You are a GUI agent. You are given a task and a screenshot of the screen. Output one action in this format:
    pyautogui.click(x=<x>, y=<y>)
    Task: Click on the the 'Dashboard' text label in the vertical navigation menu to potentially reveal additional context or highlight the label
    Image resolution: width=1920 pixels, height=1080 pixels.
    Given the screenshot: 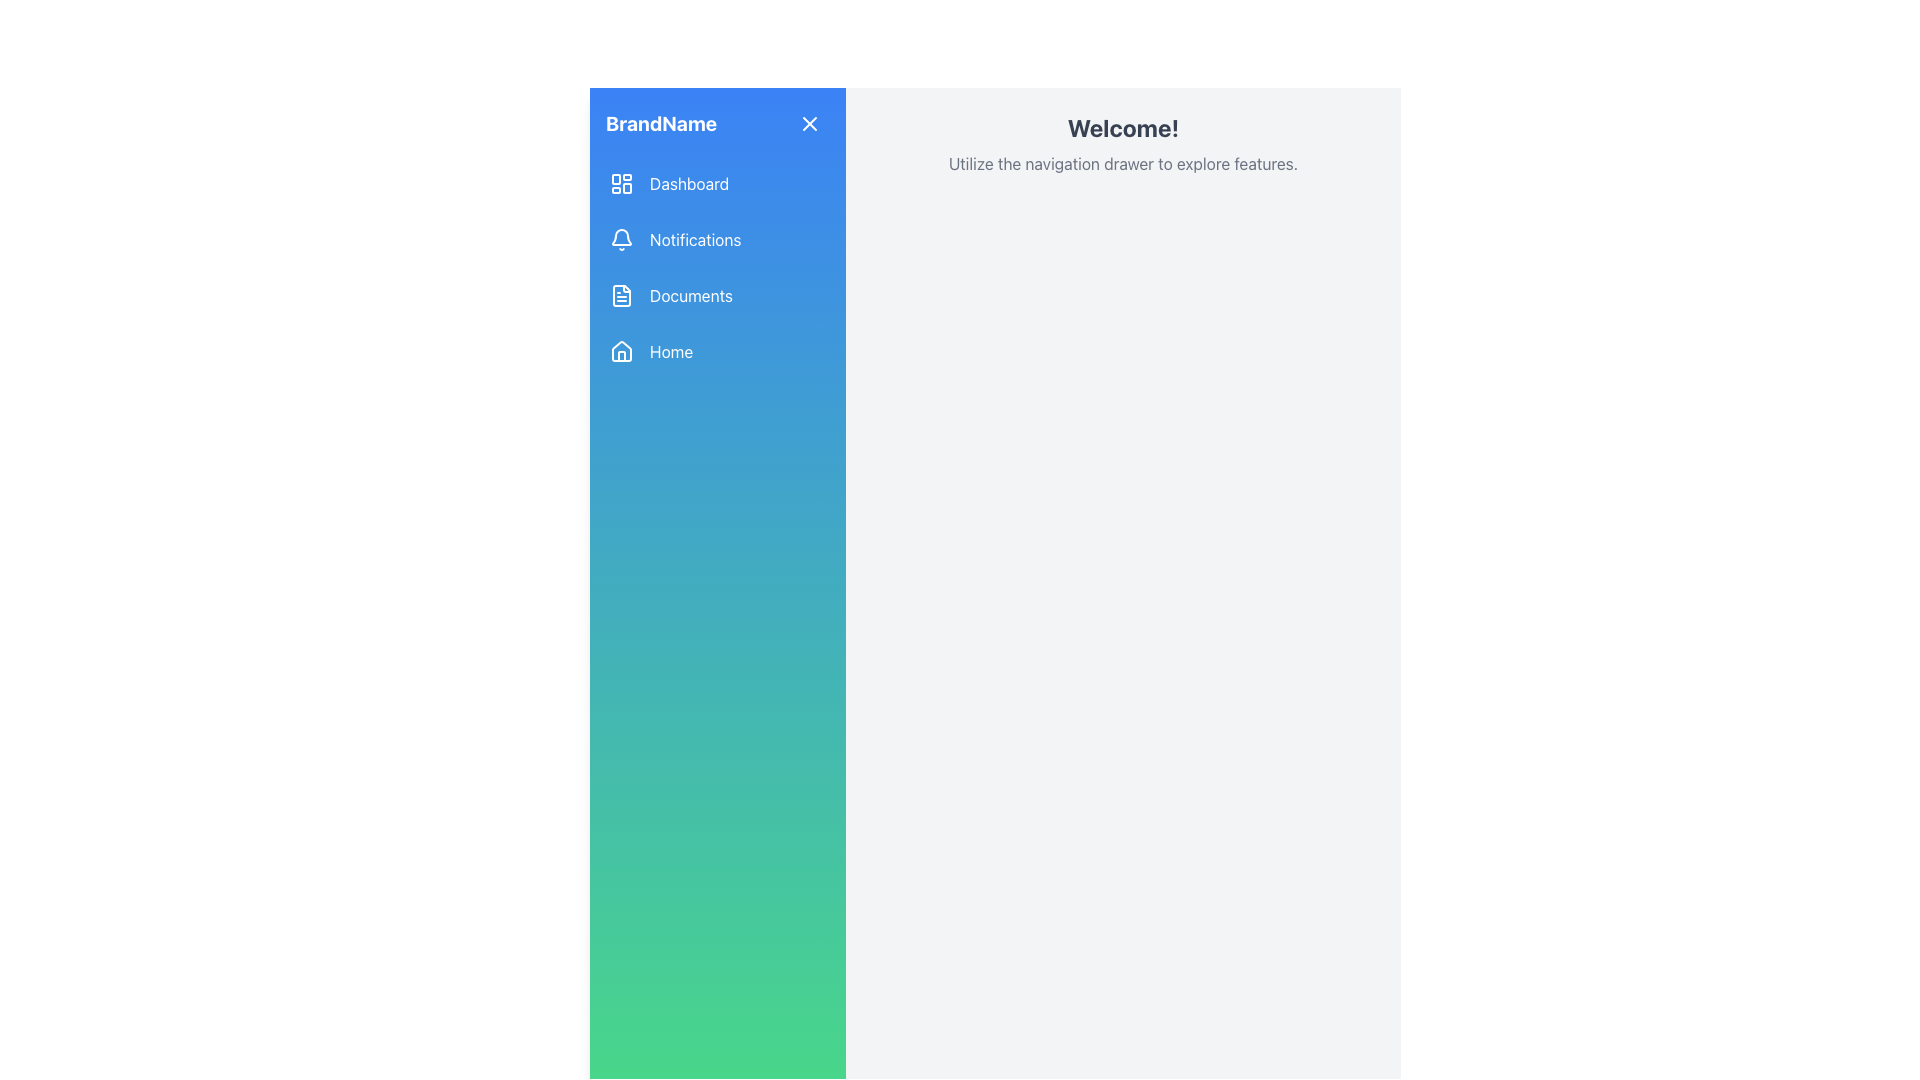 What is the action you would take?
    pyautogui.click(x=689, y=184)
    